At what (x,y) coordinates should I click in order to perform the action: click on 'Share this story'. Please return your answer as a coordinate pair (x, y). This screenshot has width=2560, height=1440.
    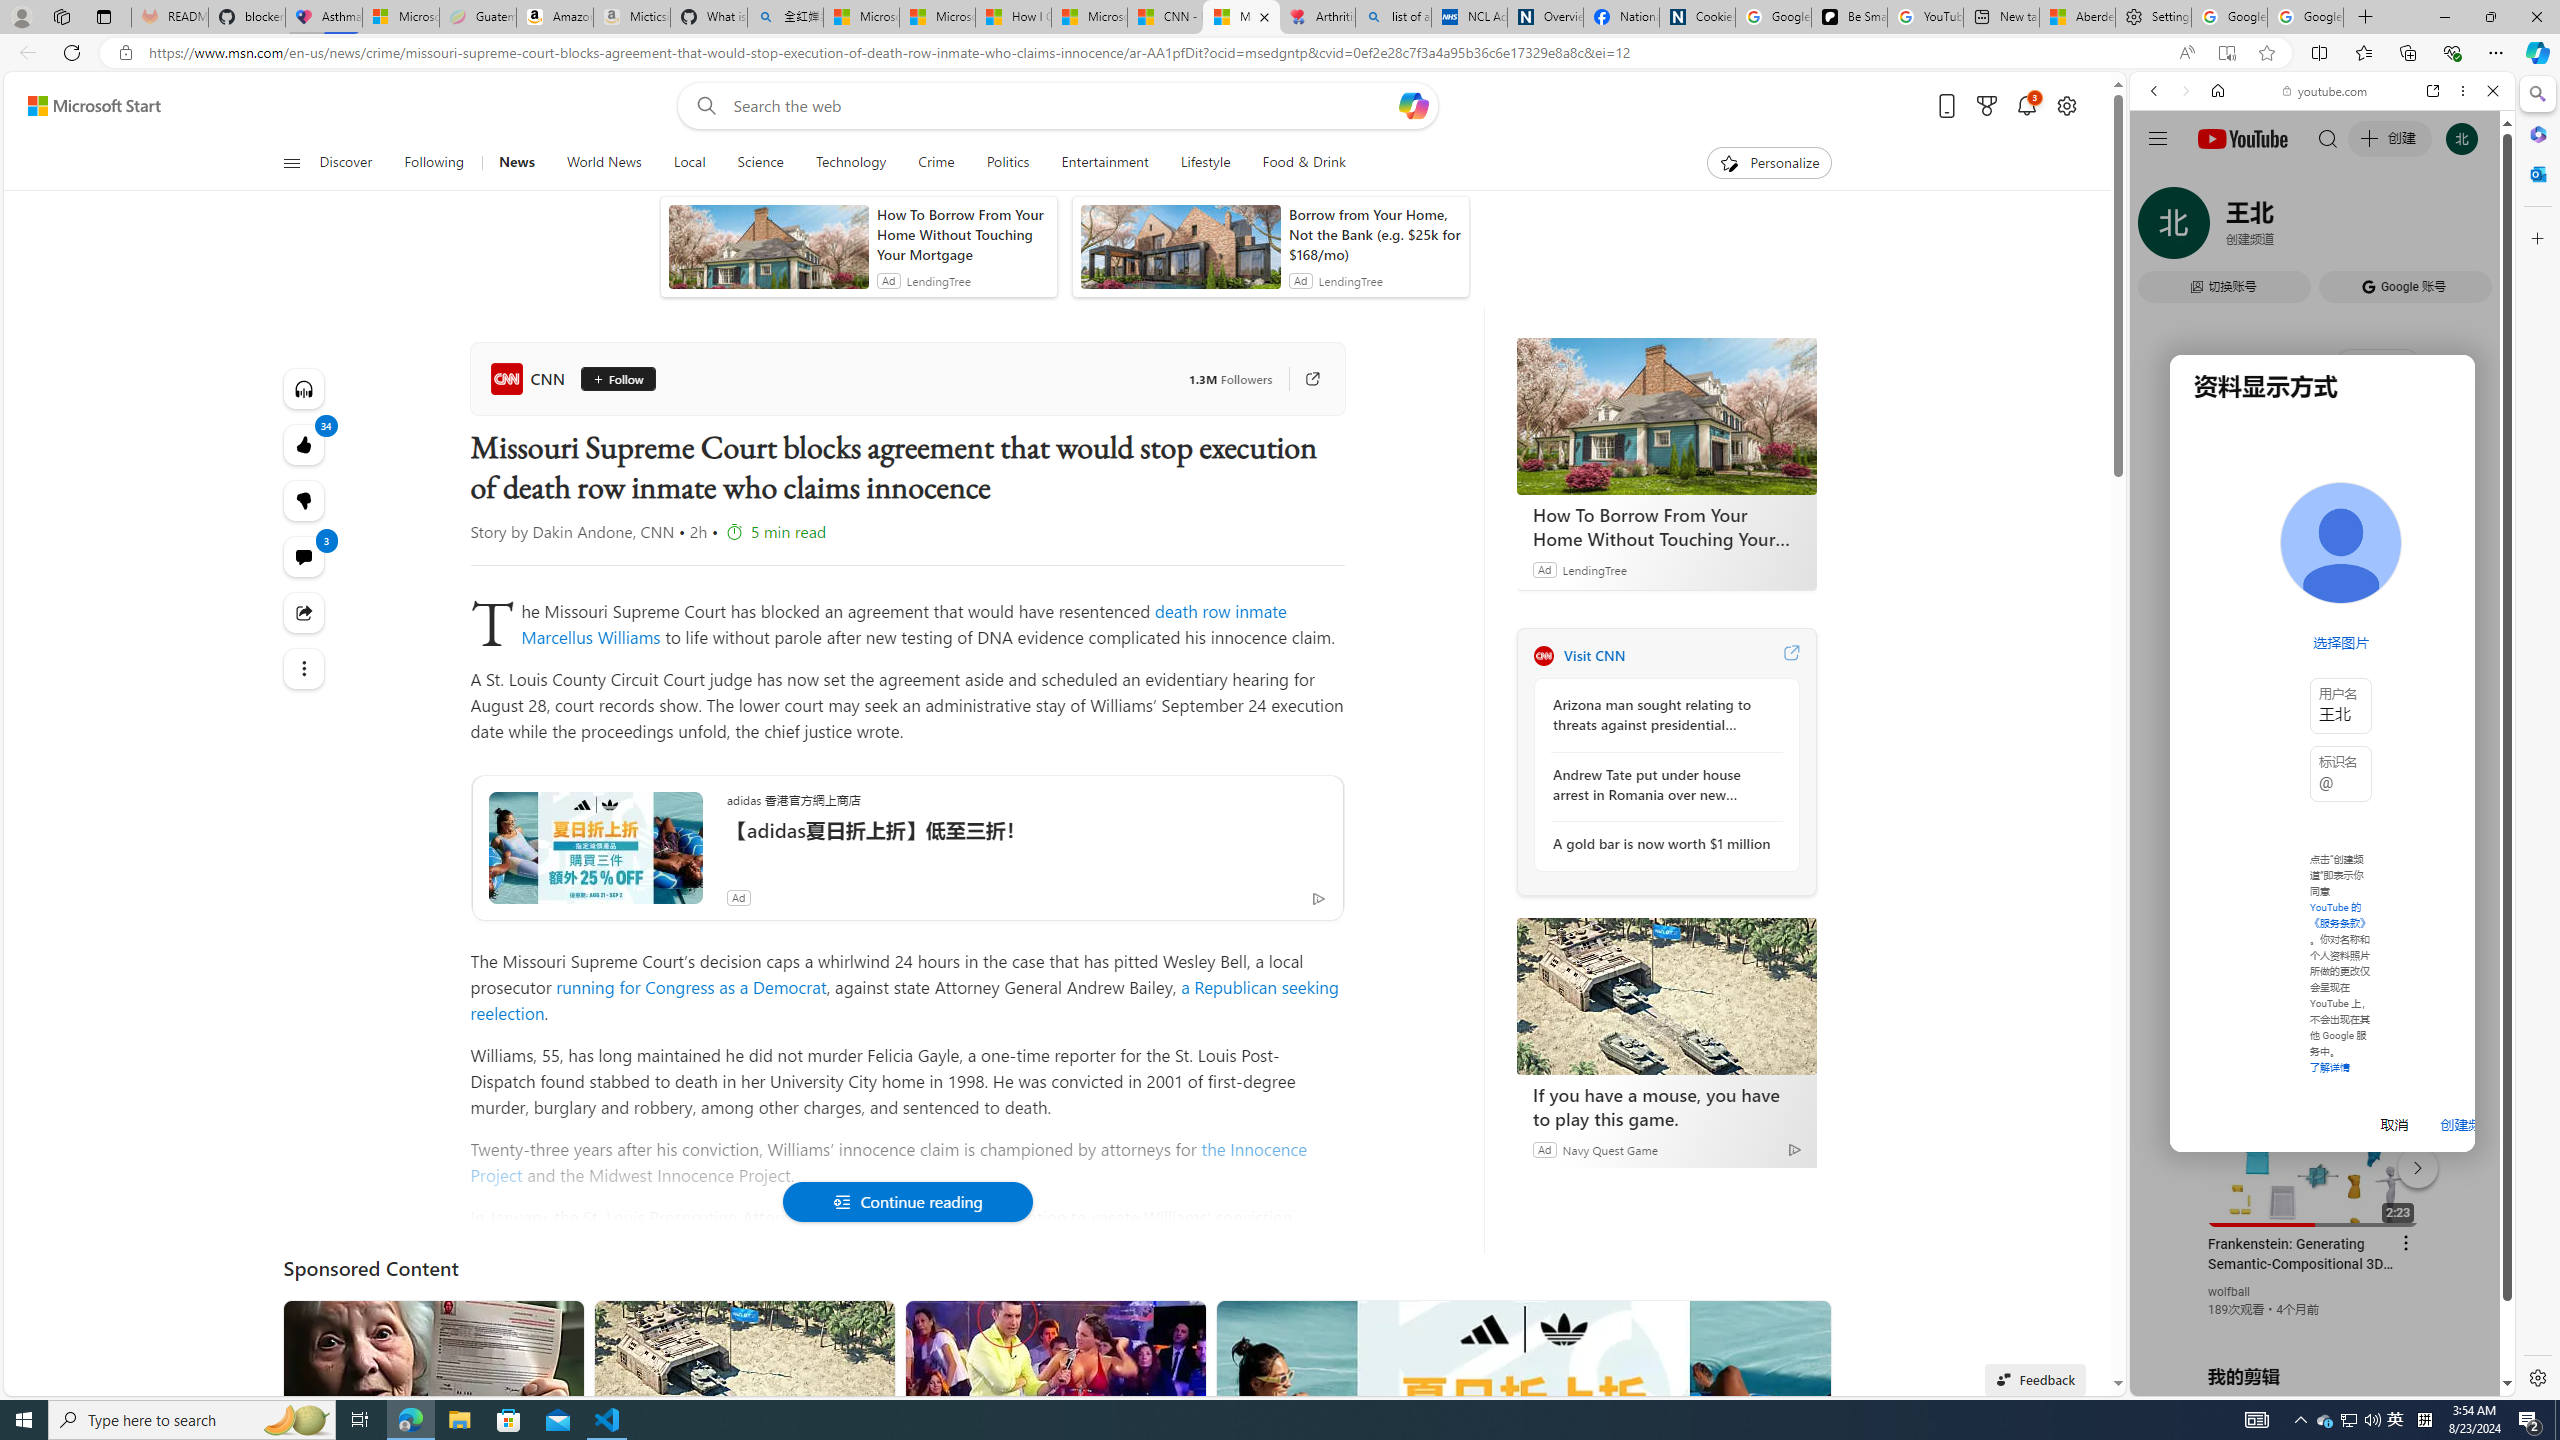
    Looking at the image, I should click on (303, 612).